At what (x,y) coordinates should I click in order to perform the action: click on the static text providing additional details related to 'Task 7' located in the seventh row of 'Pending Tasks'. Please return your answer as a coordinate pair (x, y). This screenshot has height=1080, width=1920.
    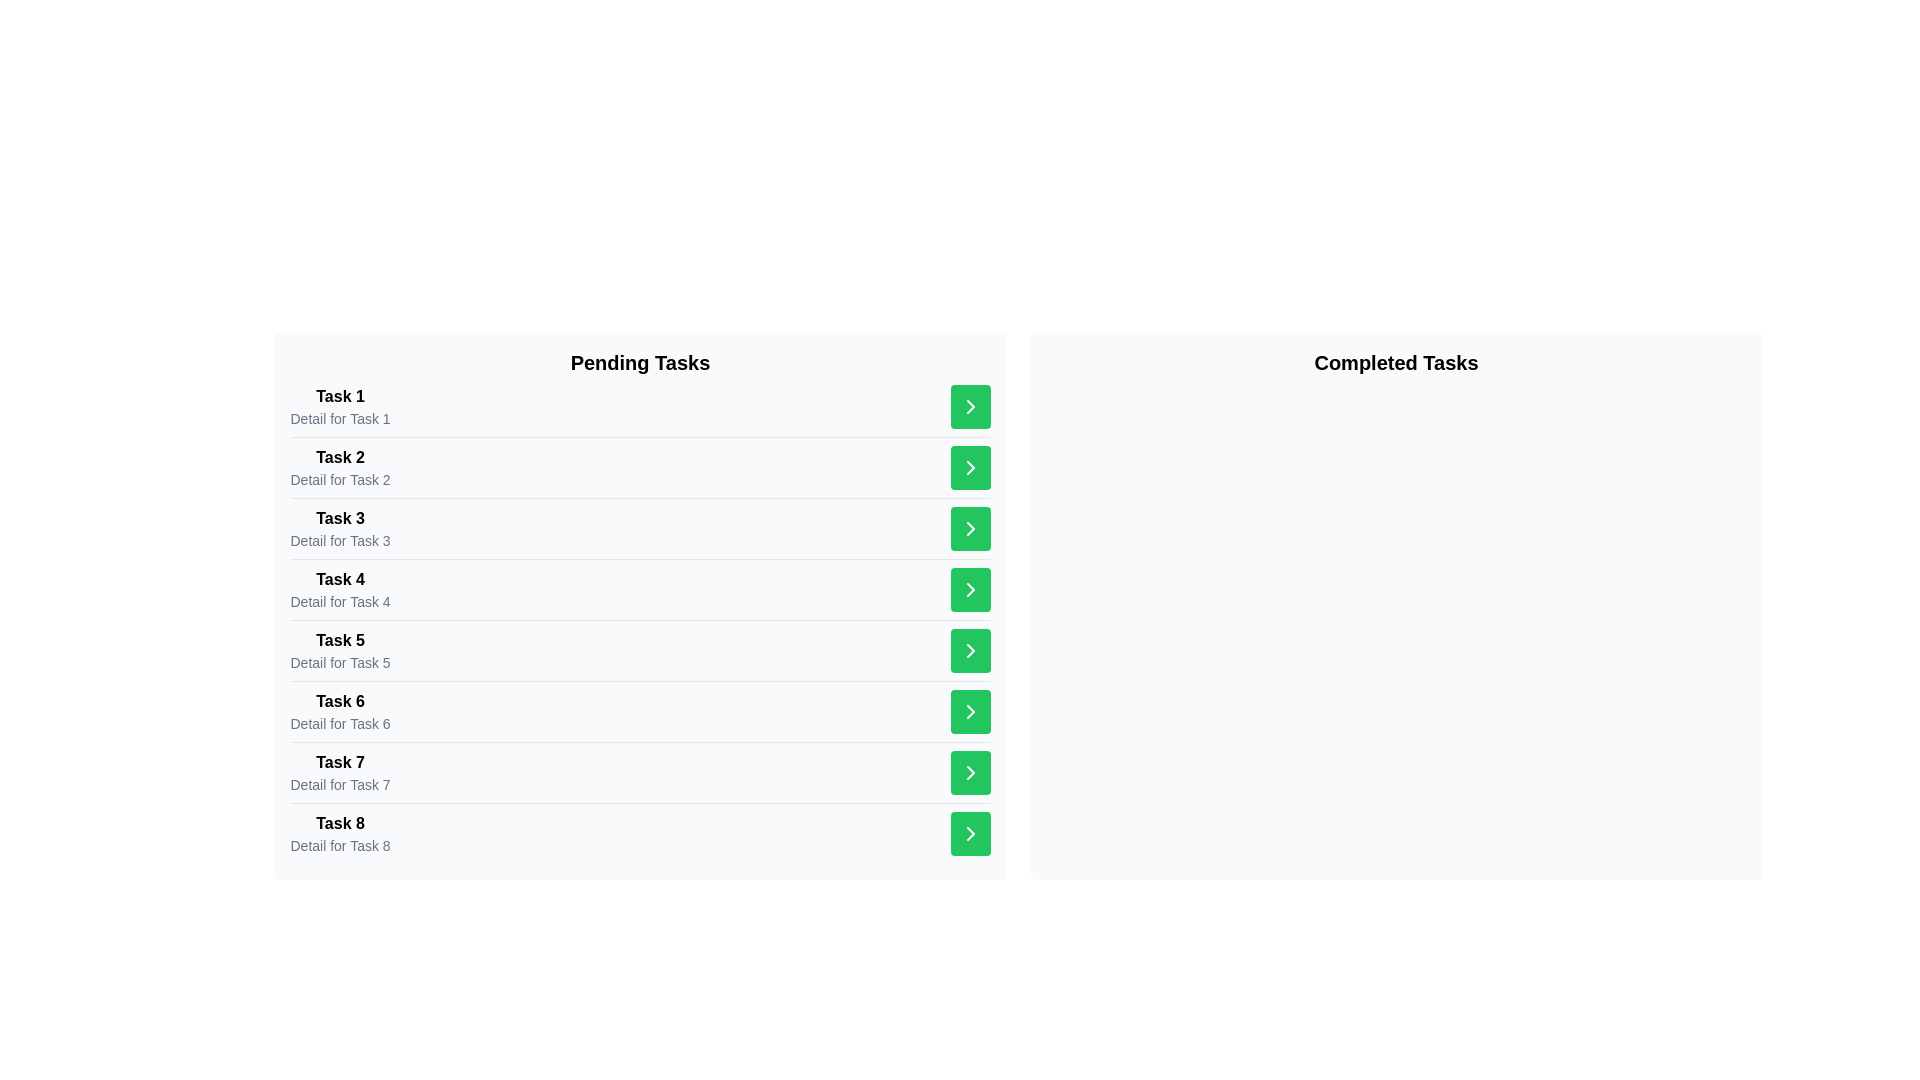
    Looking at the image, I should click on (340, 784).